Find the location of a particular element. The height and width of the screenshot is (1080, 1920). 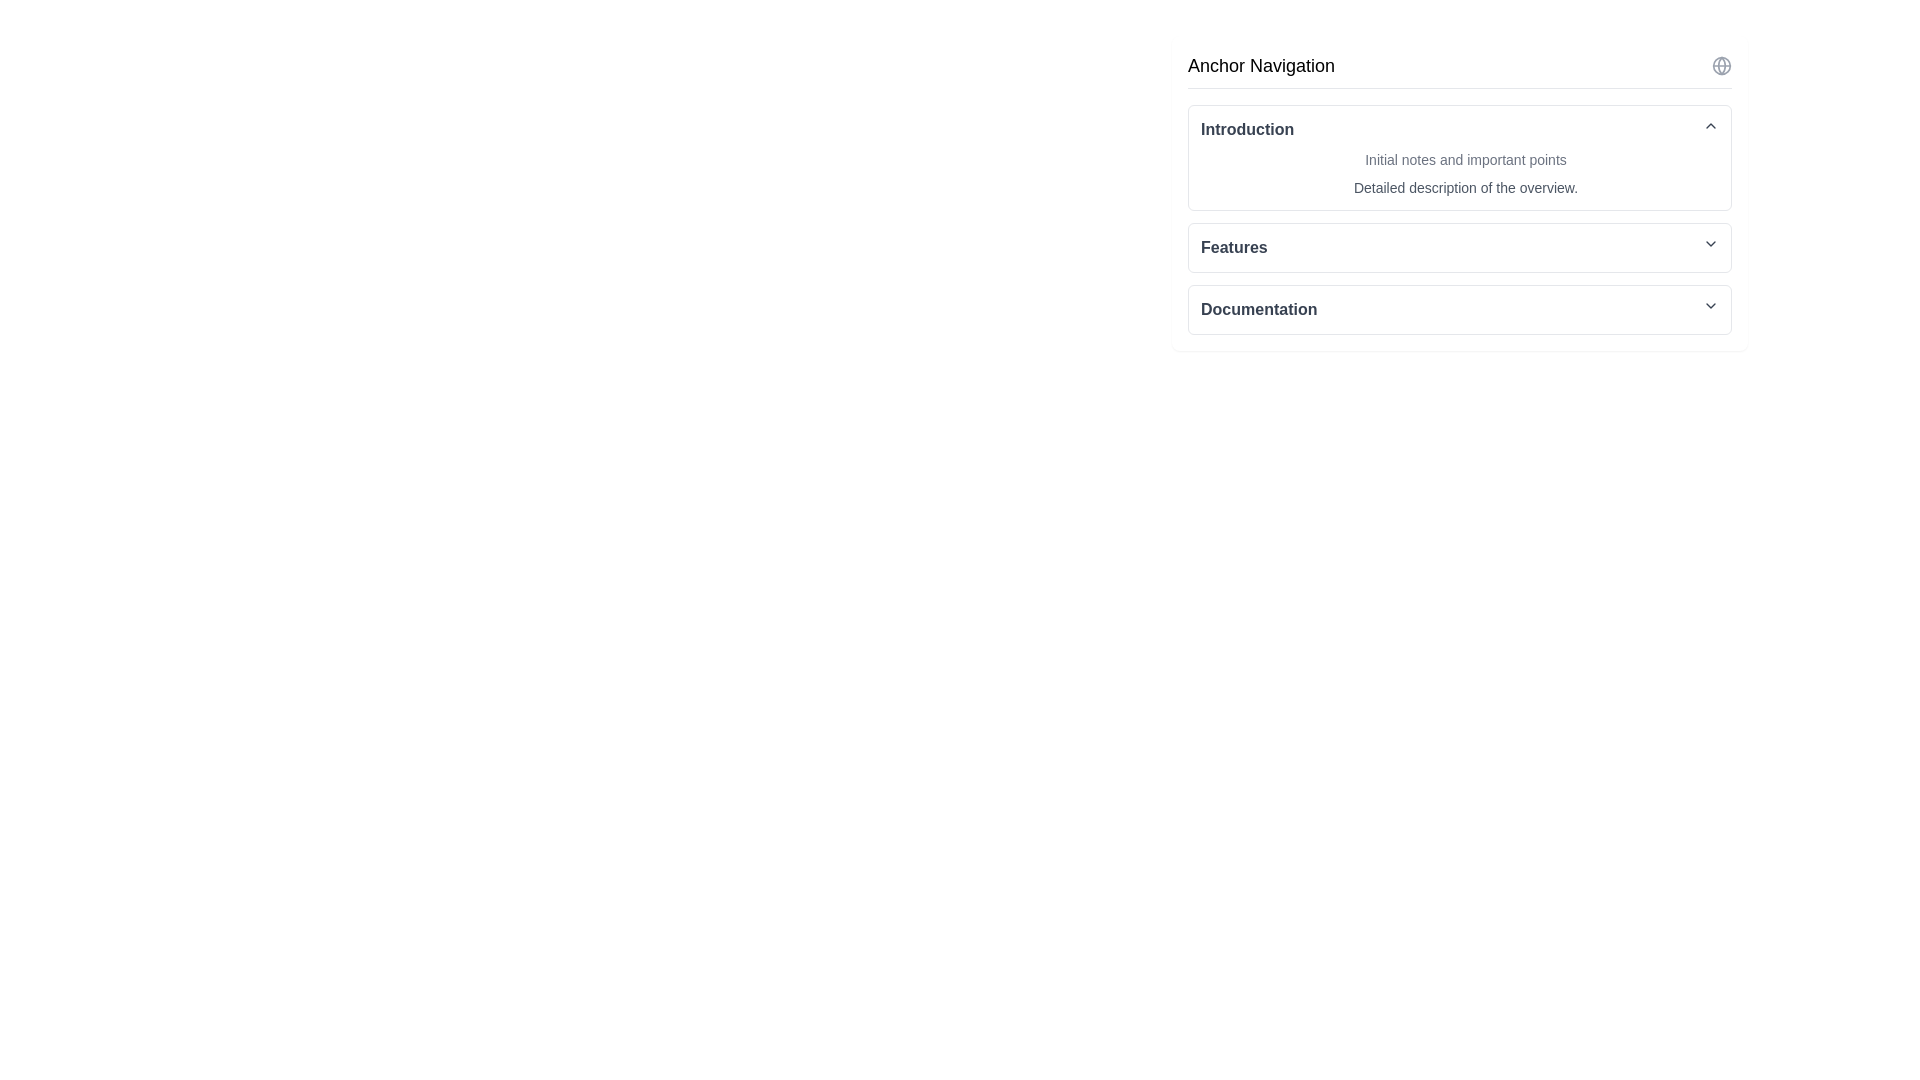

the text block providing supplementary information located underneath the 'Introduction' heading in the 'Anchor Navigation' section is located at coordinates (1459, 168).